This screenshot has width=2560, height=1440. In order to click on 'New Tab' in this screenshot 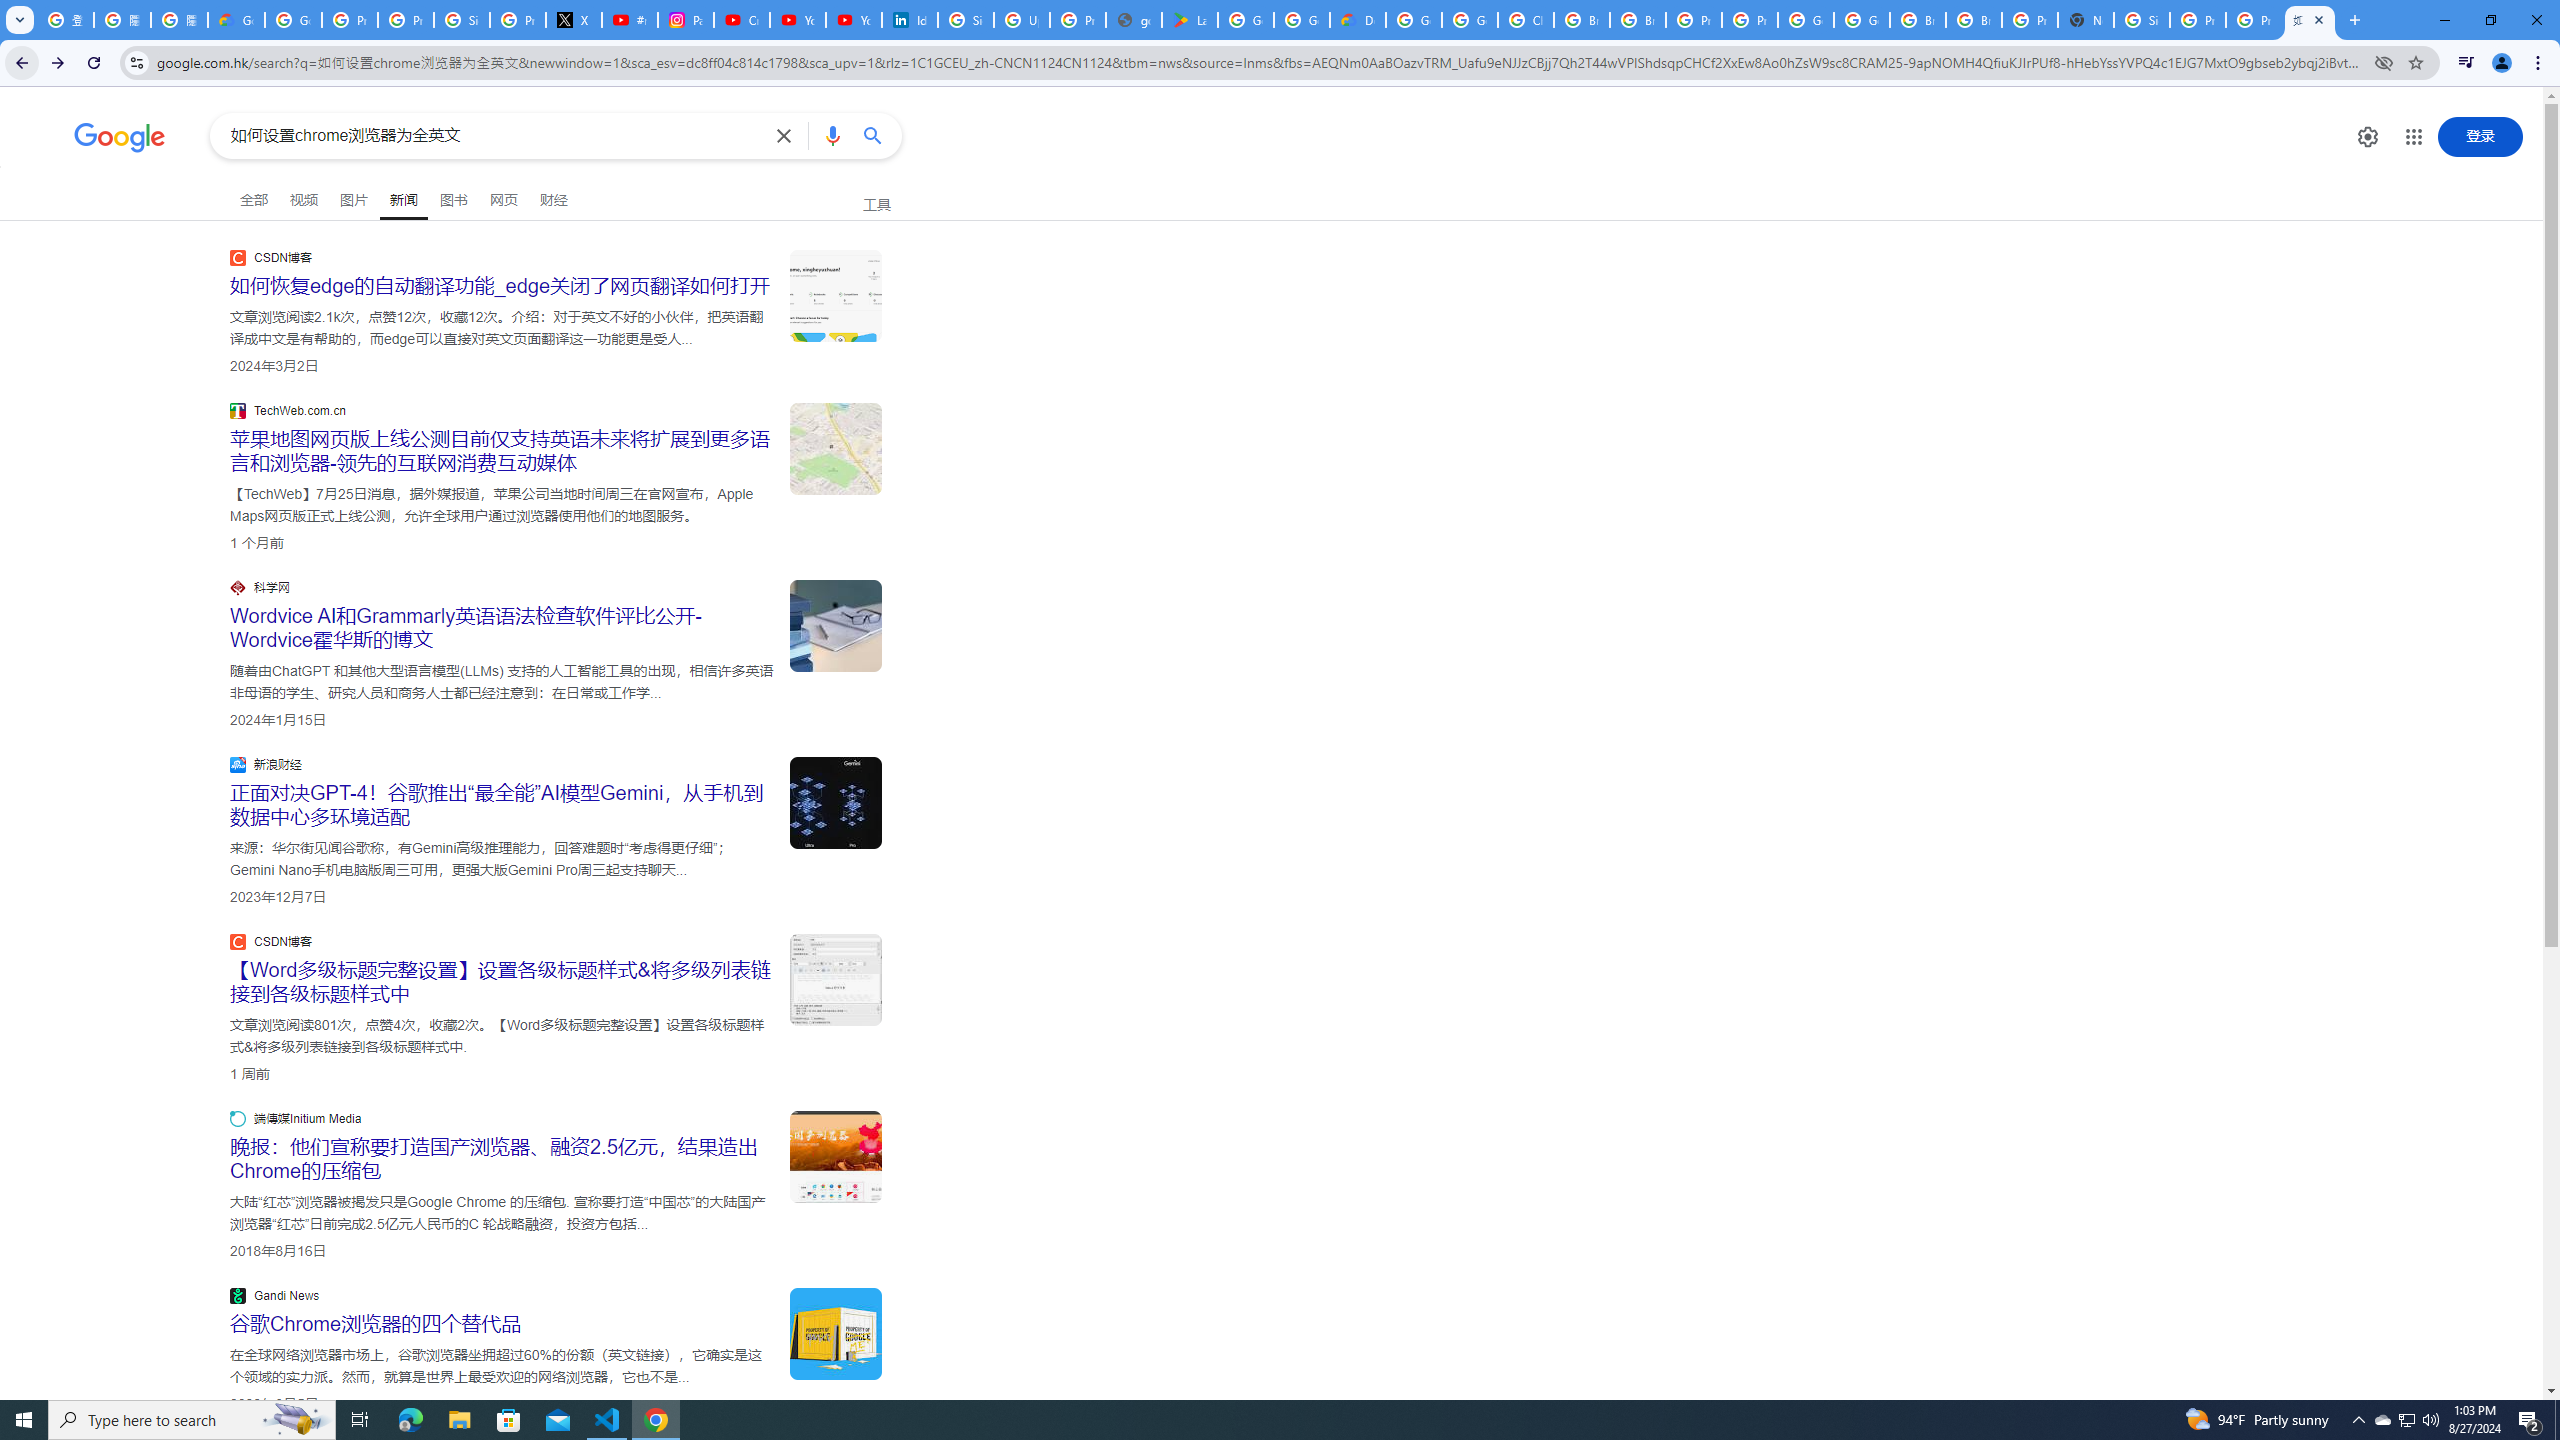, I will do `click(2084, 19)`.